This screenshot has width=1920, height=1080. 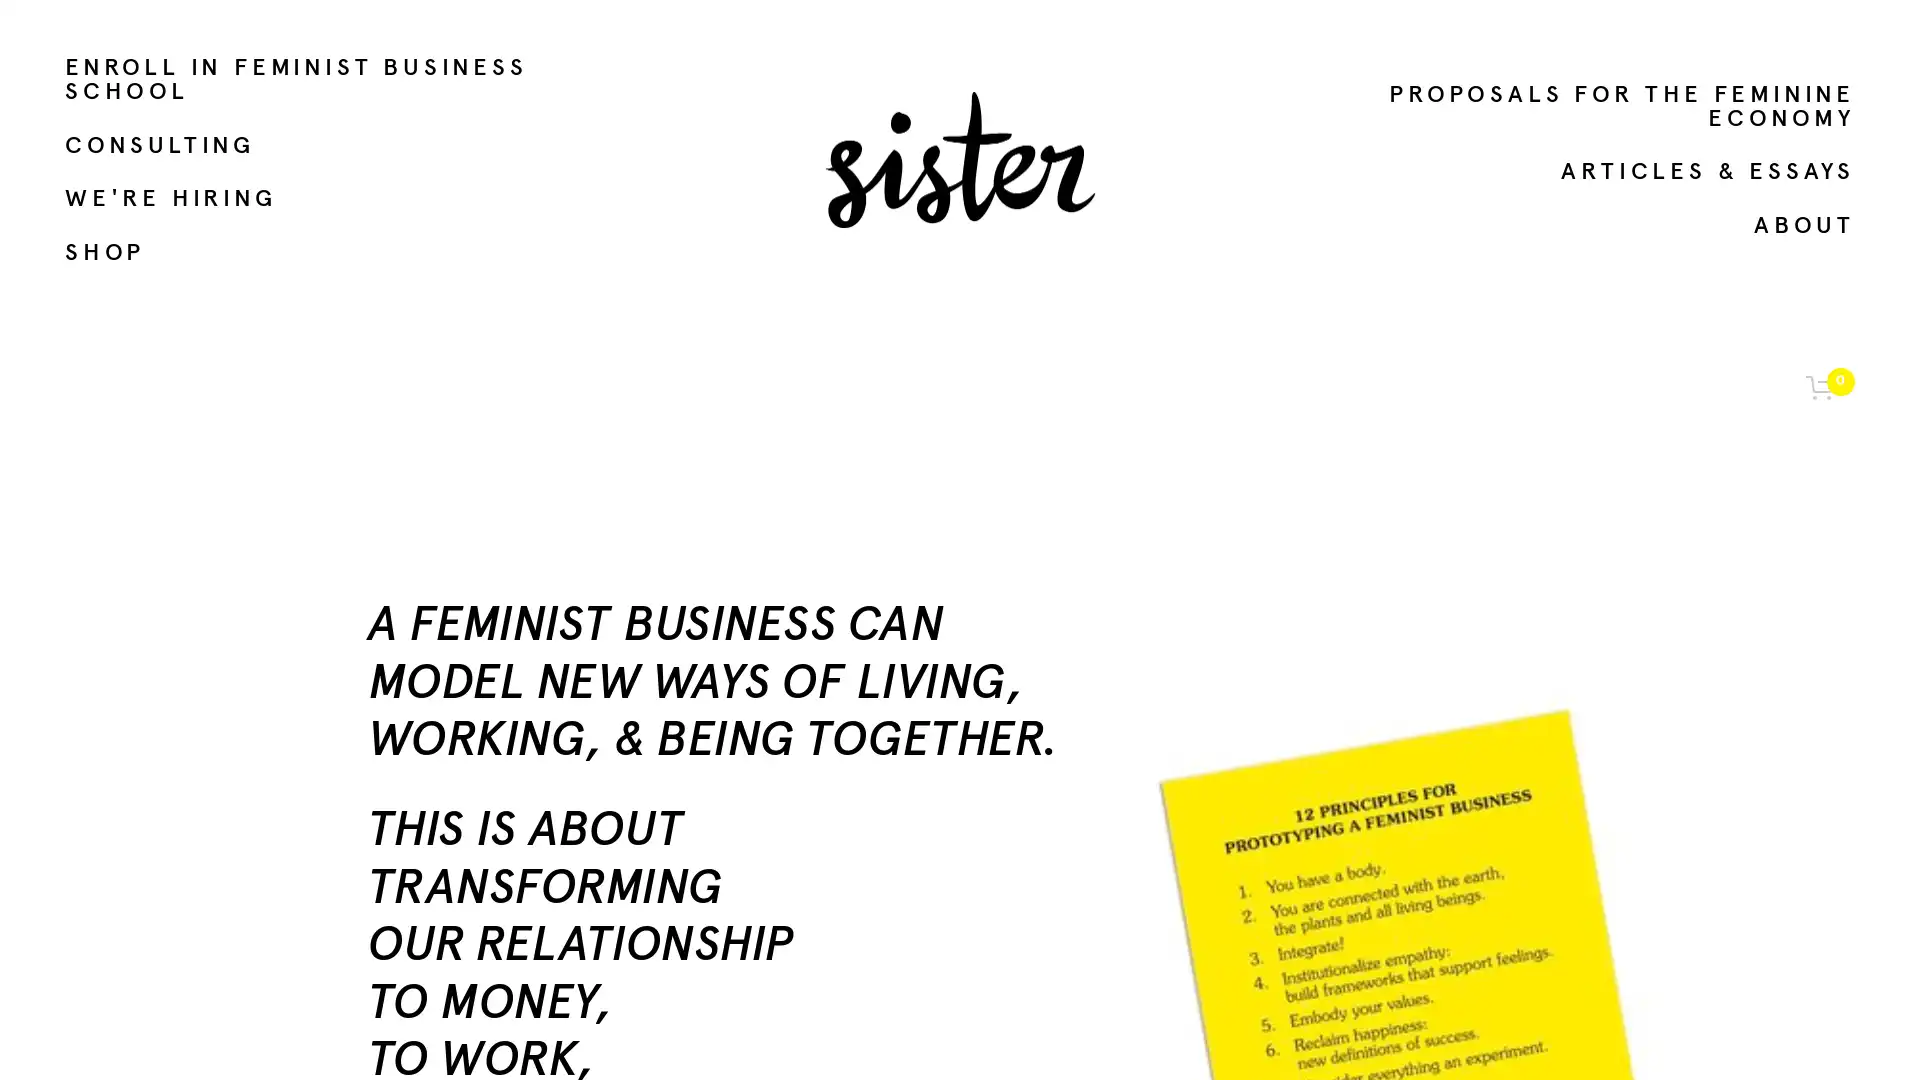 What do you see at coordinates (1819, 510) in the screenshot?
I see `Close` at bounding box center [1819, 510].